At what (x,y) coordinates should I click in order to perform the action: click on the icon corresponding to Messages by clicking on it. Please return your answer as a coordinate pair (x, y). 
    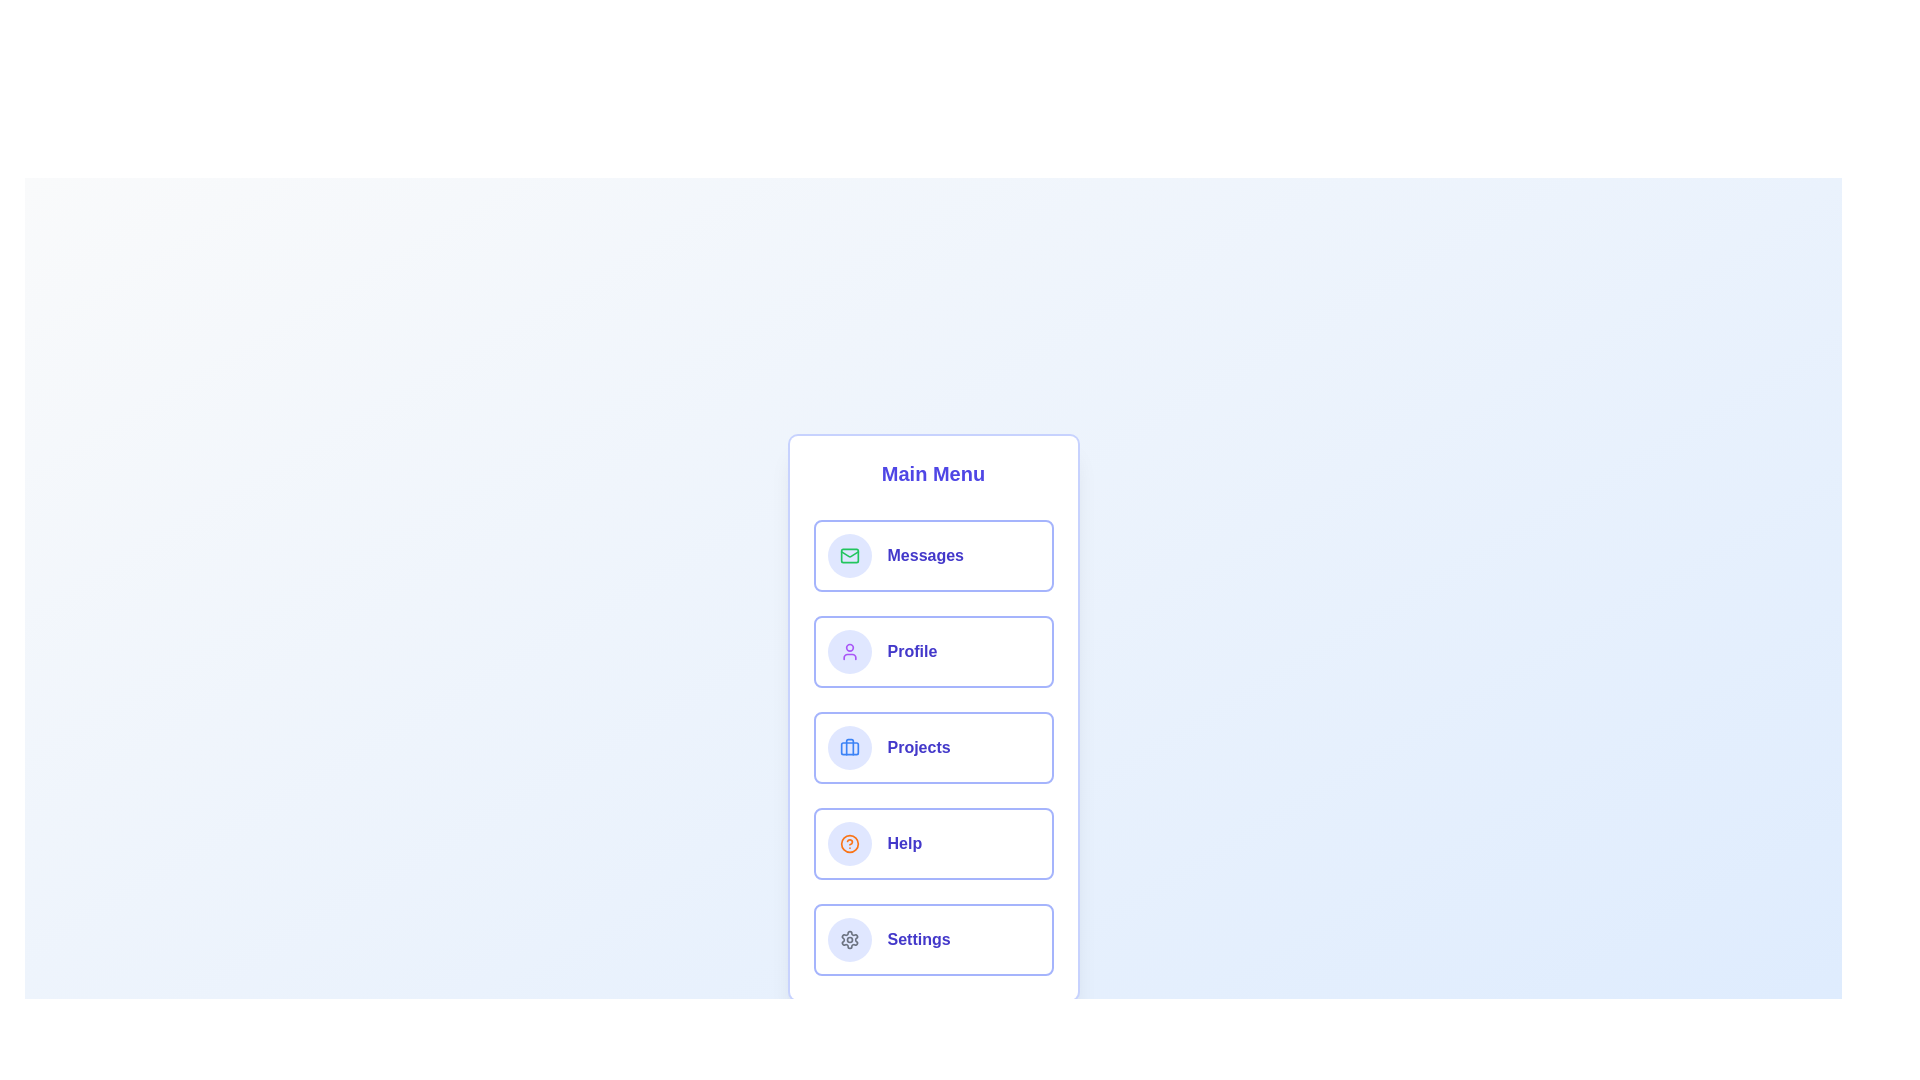
    Looking at the image, I should click on (849, 555).